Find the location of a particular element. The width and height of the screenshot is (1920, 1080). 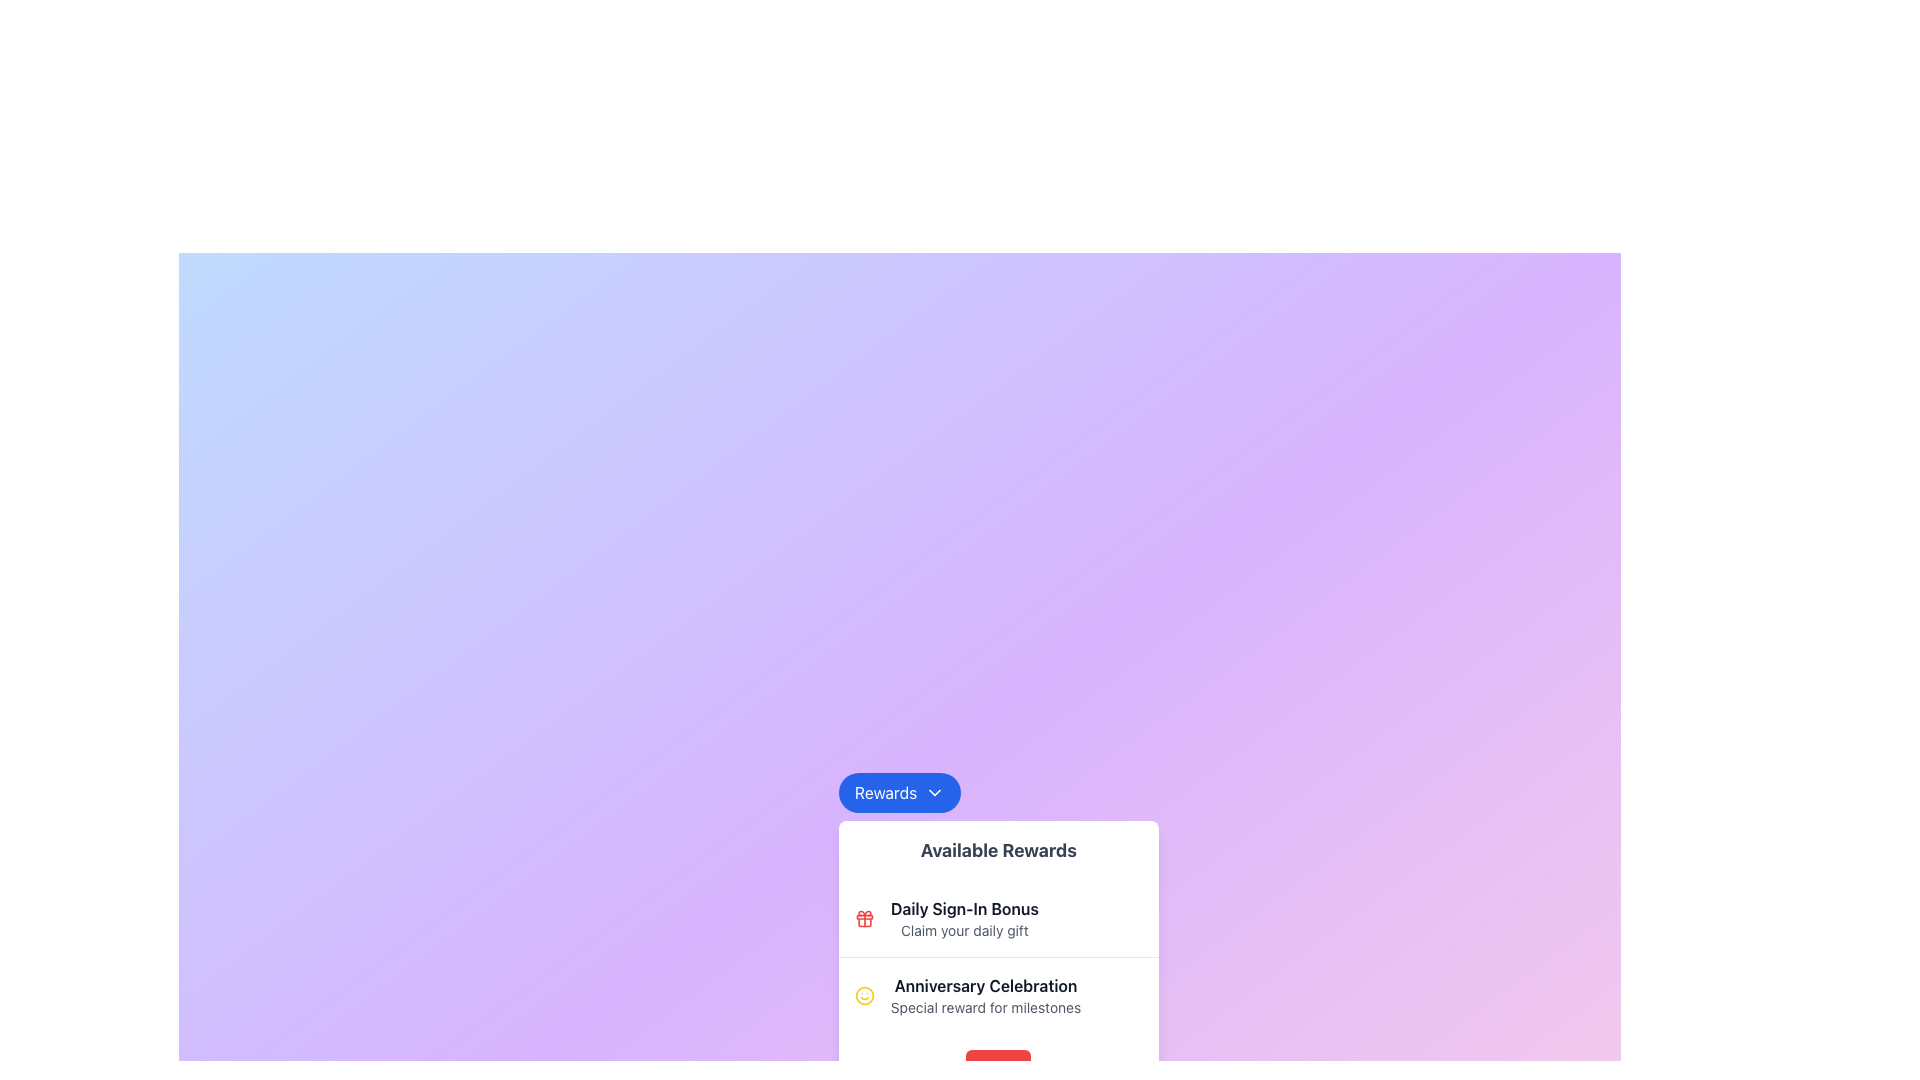

the second text label providing information about the daily gift under the 'Daily Sign-In Bonus' section is located at coordinates (964, 930).